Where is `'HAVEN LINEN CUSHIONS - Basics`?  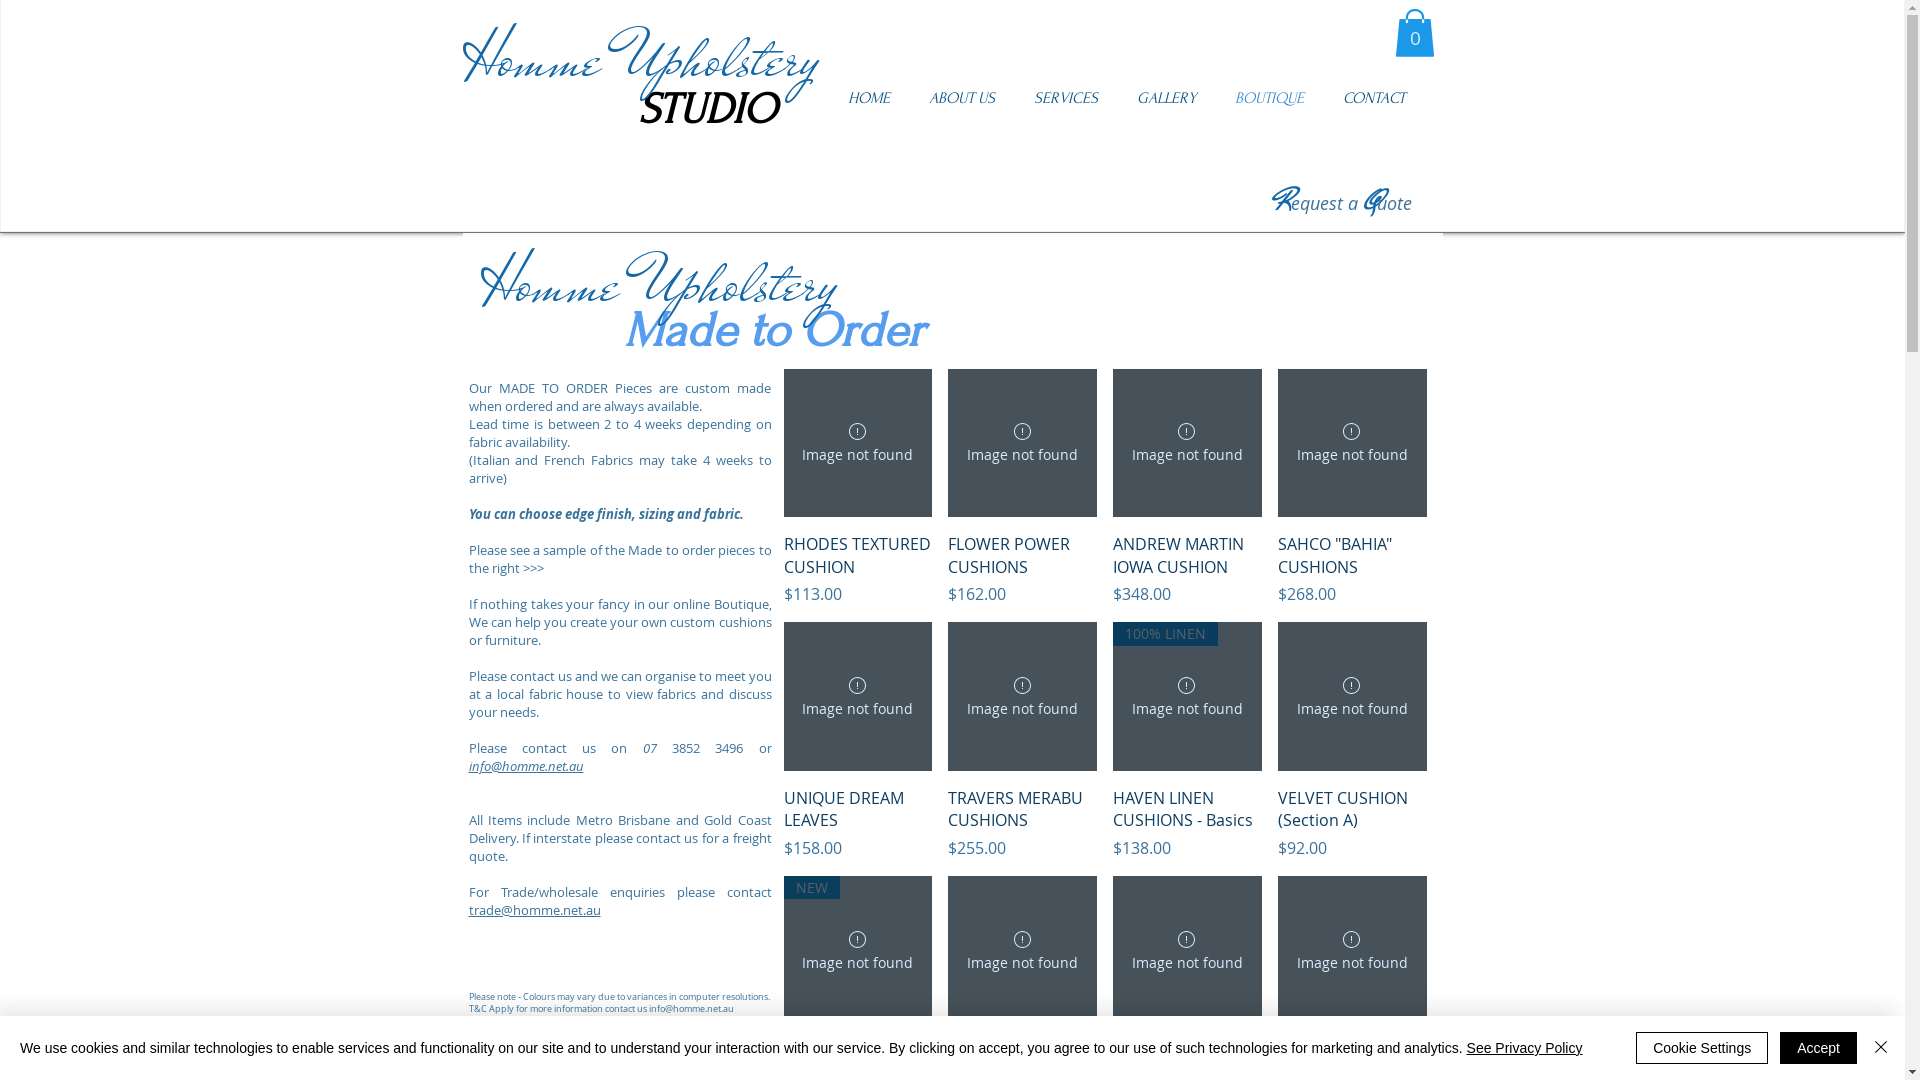
'HAVEN LINEN CUSHIONS - Basics is located at coordinates (1187, 695).